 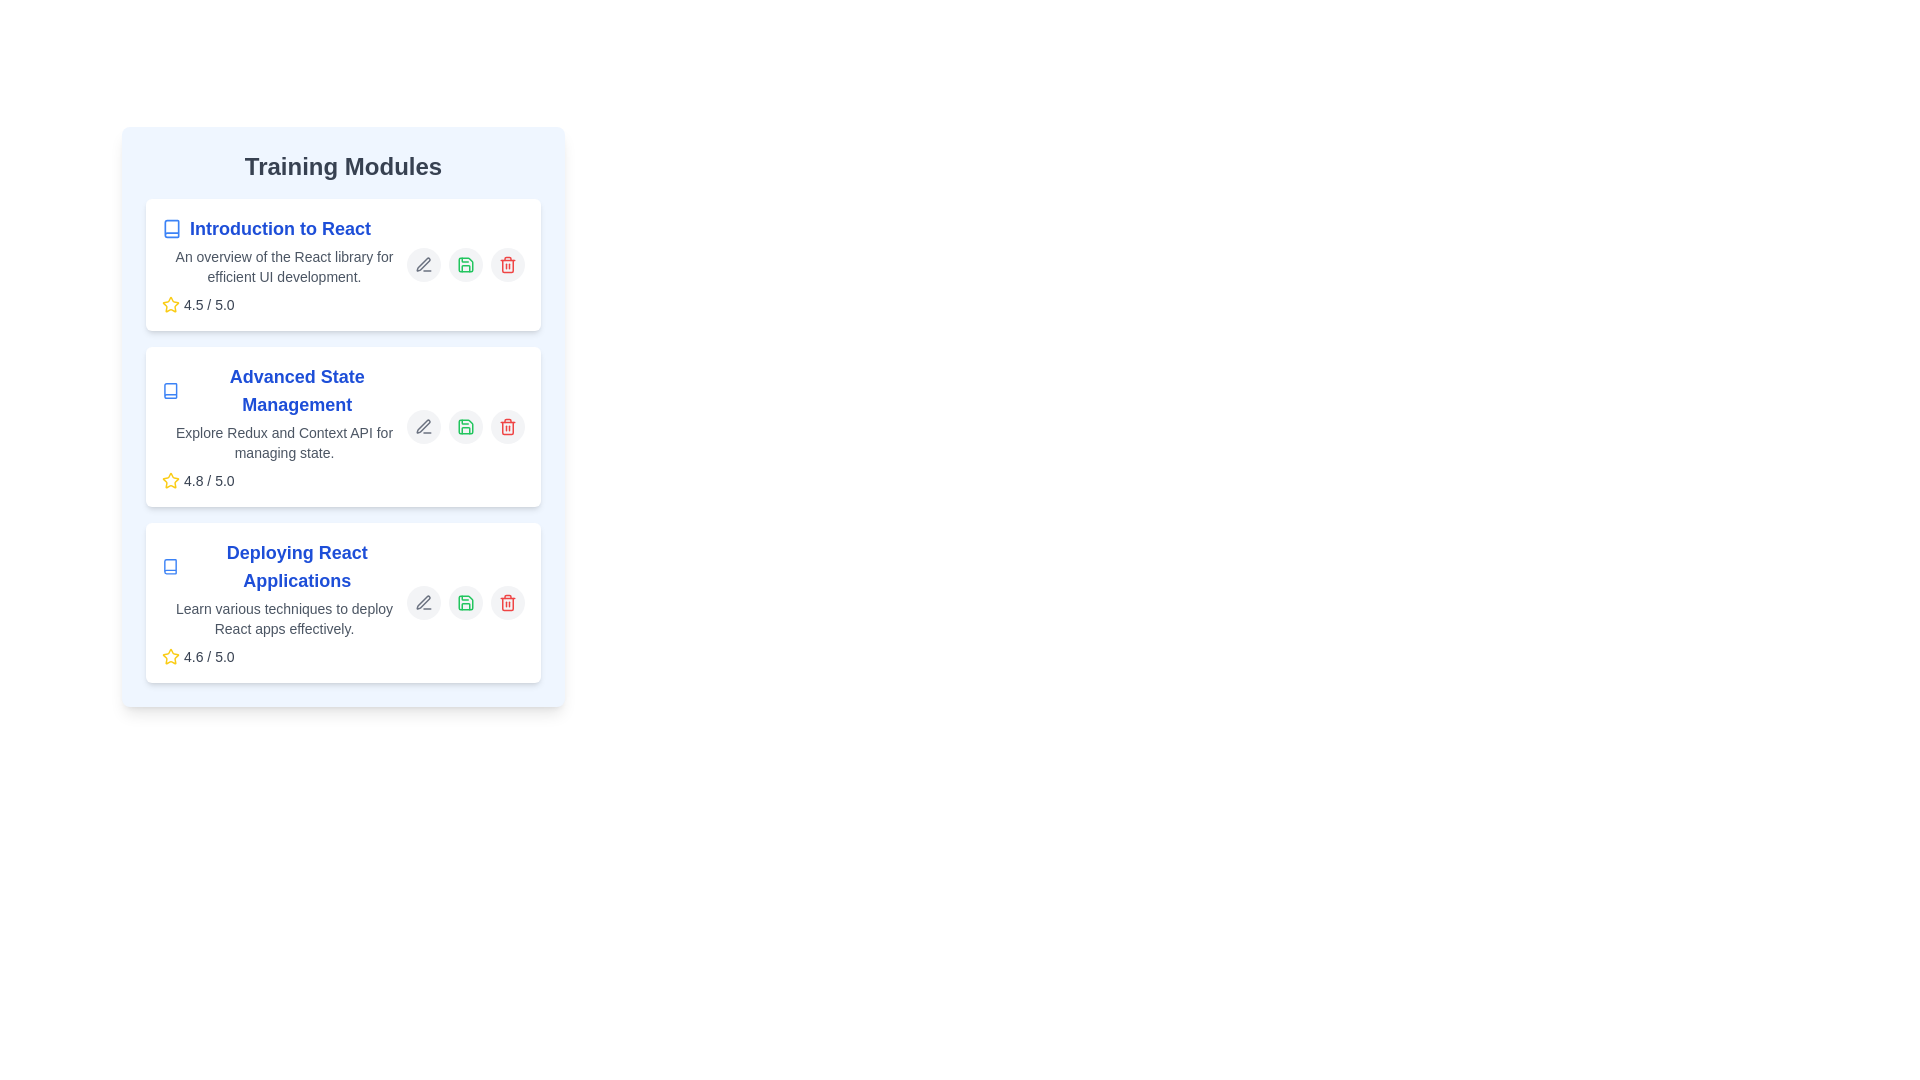 What do you see at coordinates (172, 227) in the screenshot?
I see `the book icon that is part of the 'Introduction to React' module tile, located to the left of its title` at bounding box center [172, 227].